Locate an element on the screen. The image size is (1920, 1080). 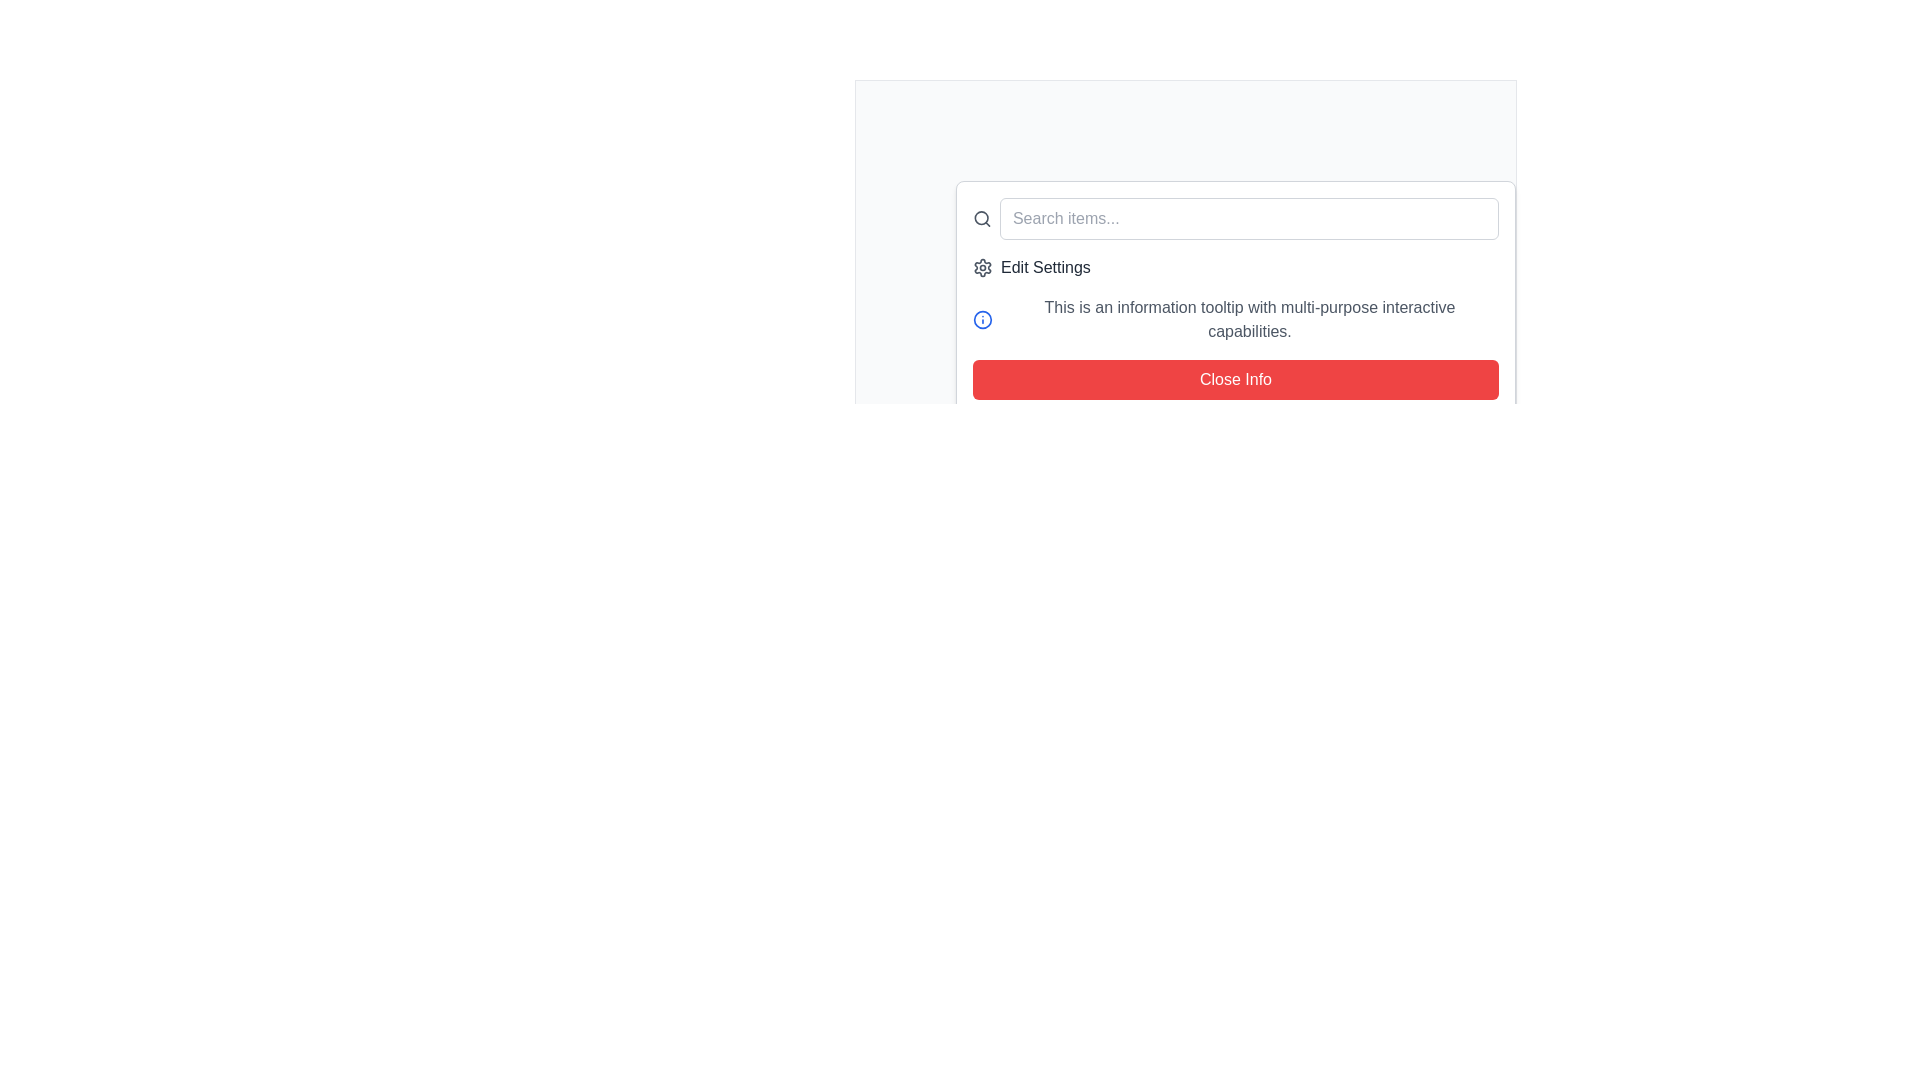
the circular element of the magnifying glass icon located in the top-left corner of the visible card interface is located at coordinates (981, 218).